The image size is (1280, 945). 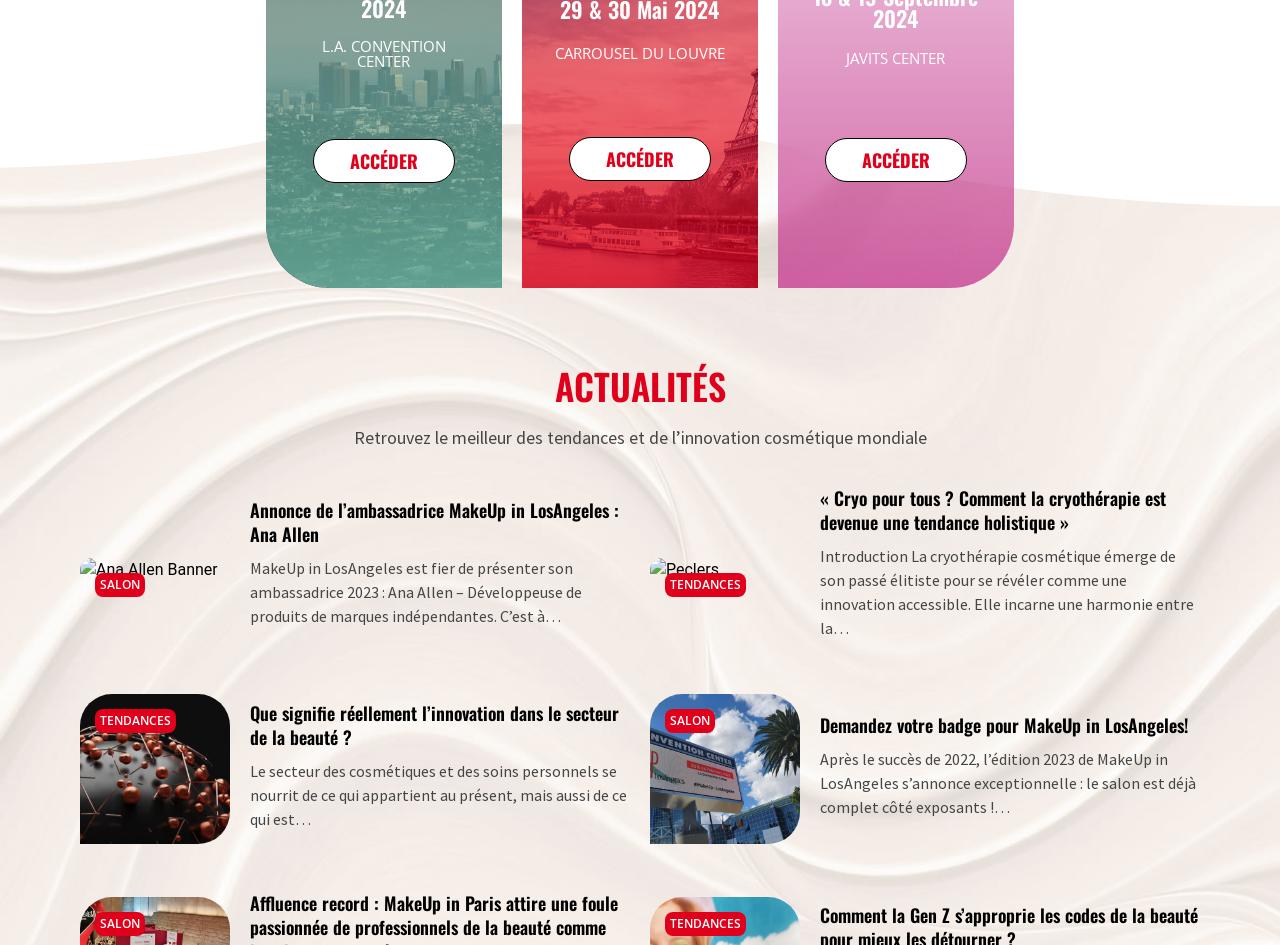 What do you see at coordinates (637, 51) in the screenshot?
I see `'CARROUSEL DU LOUVRE'` at bounding box center [637, 51].